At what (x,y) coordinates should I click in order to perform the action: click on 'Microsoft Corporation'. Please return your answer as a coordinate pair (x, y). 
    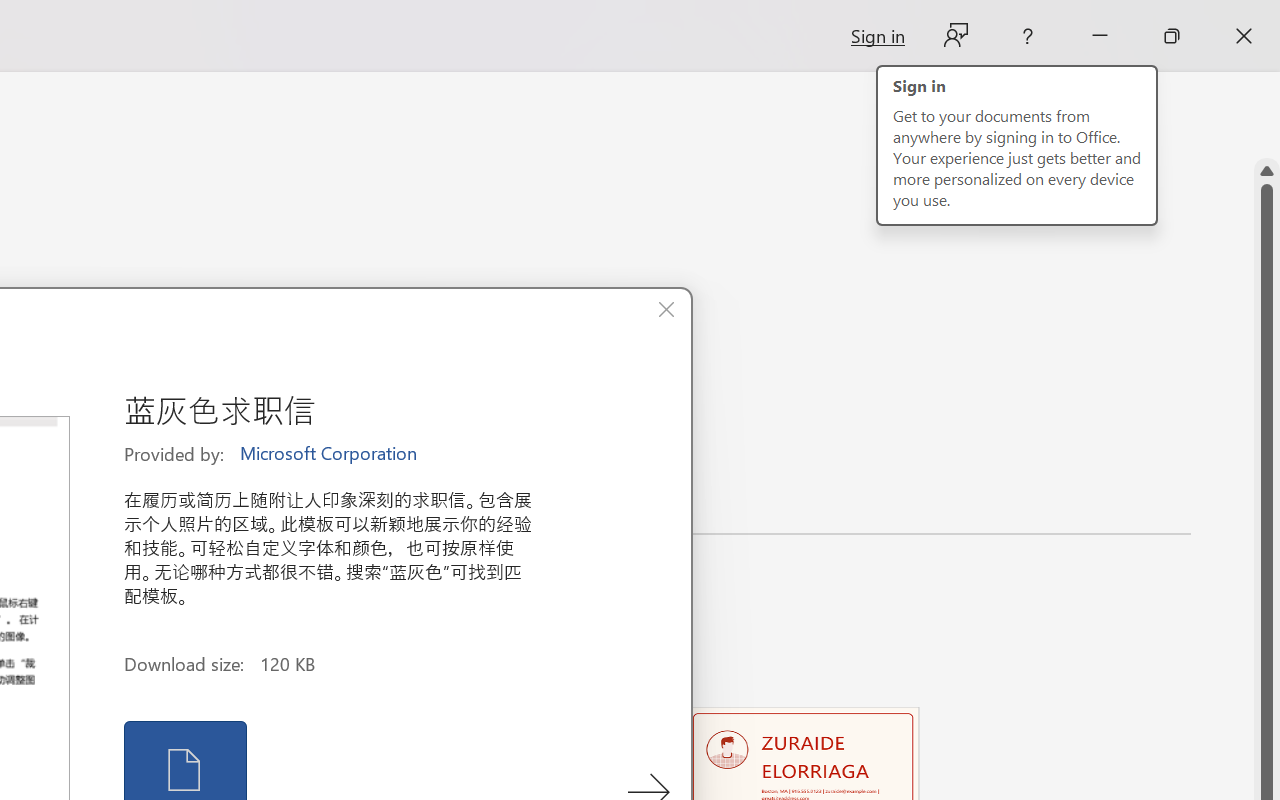
    Looking at the image, I should click on (330, 453).